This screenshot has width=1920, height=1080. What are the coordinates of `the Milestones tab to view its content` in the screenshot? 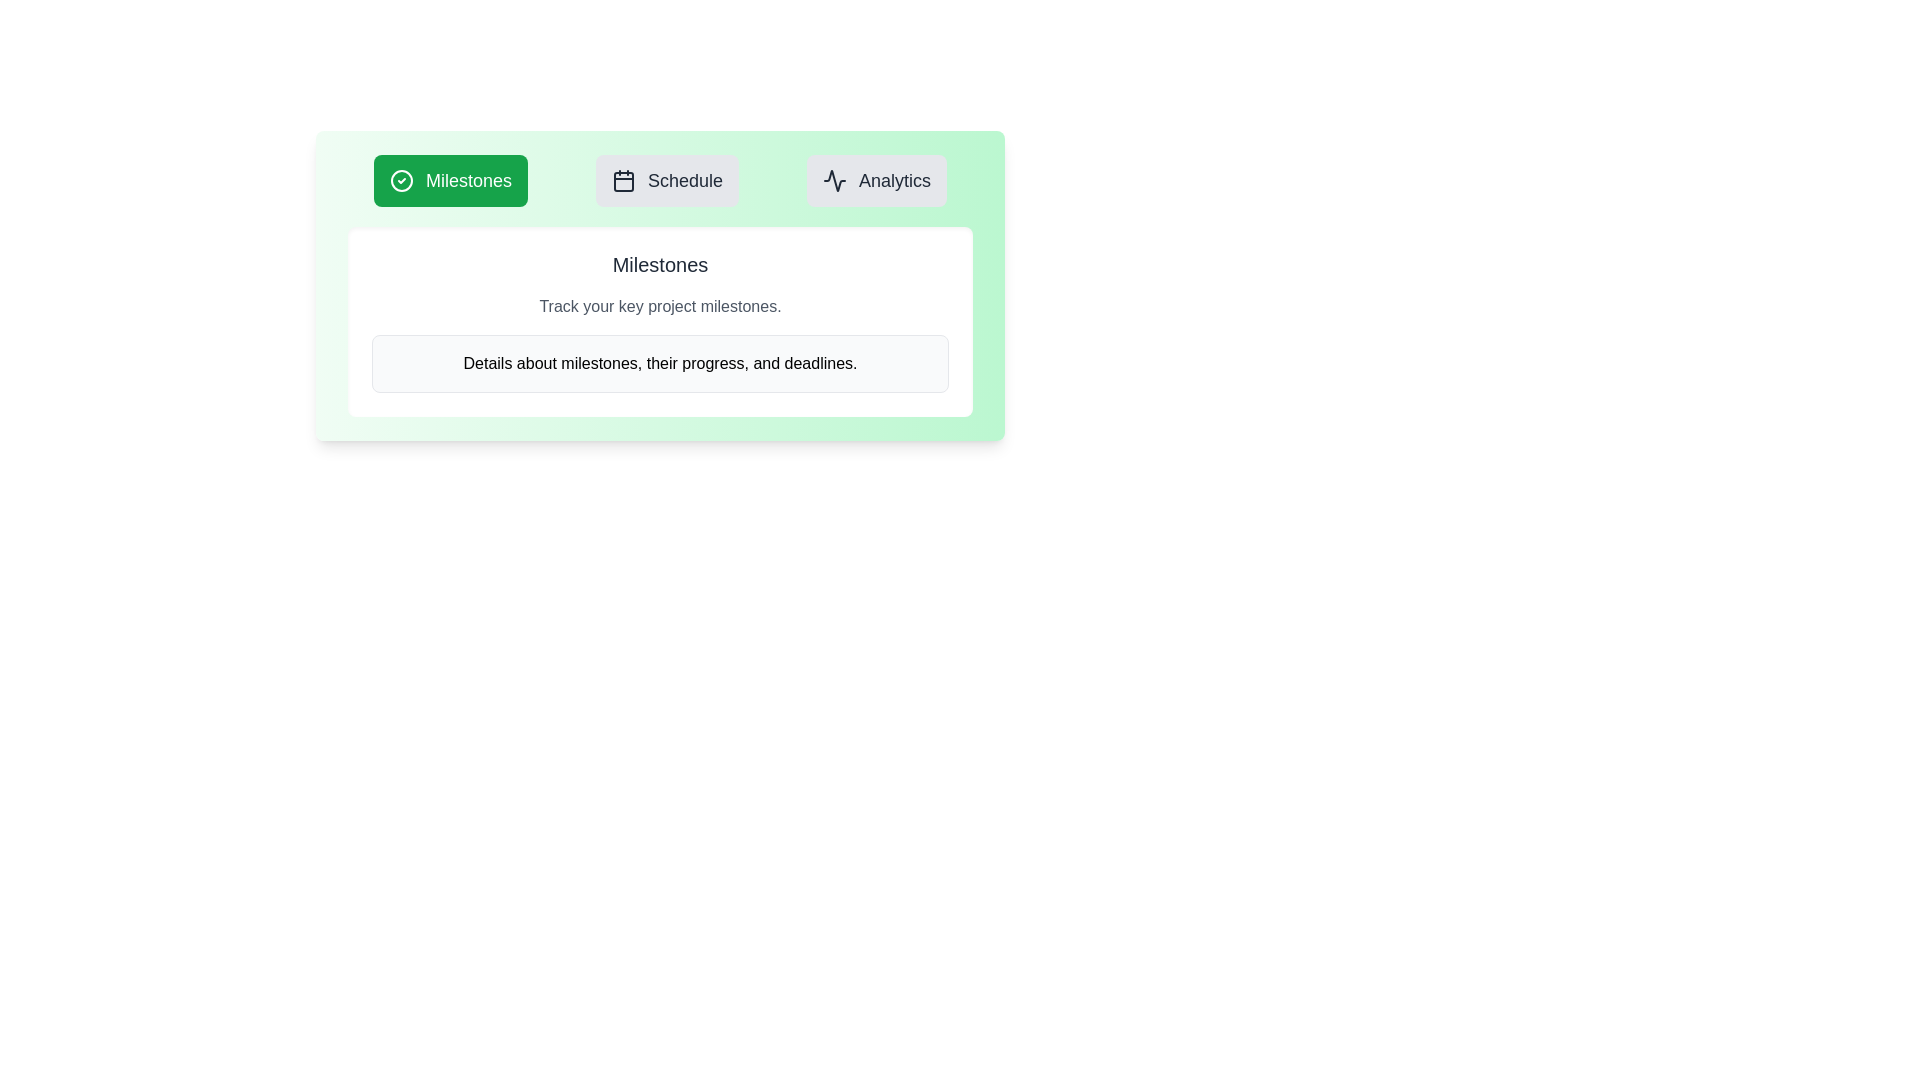 It's located at (450, 181).